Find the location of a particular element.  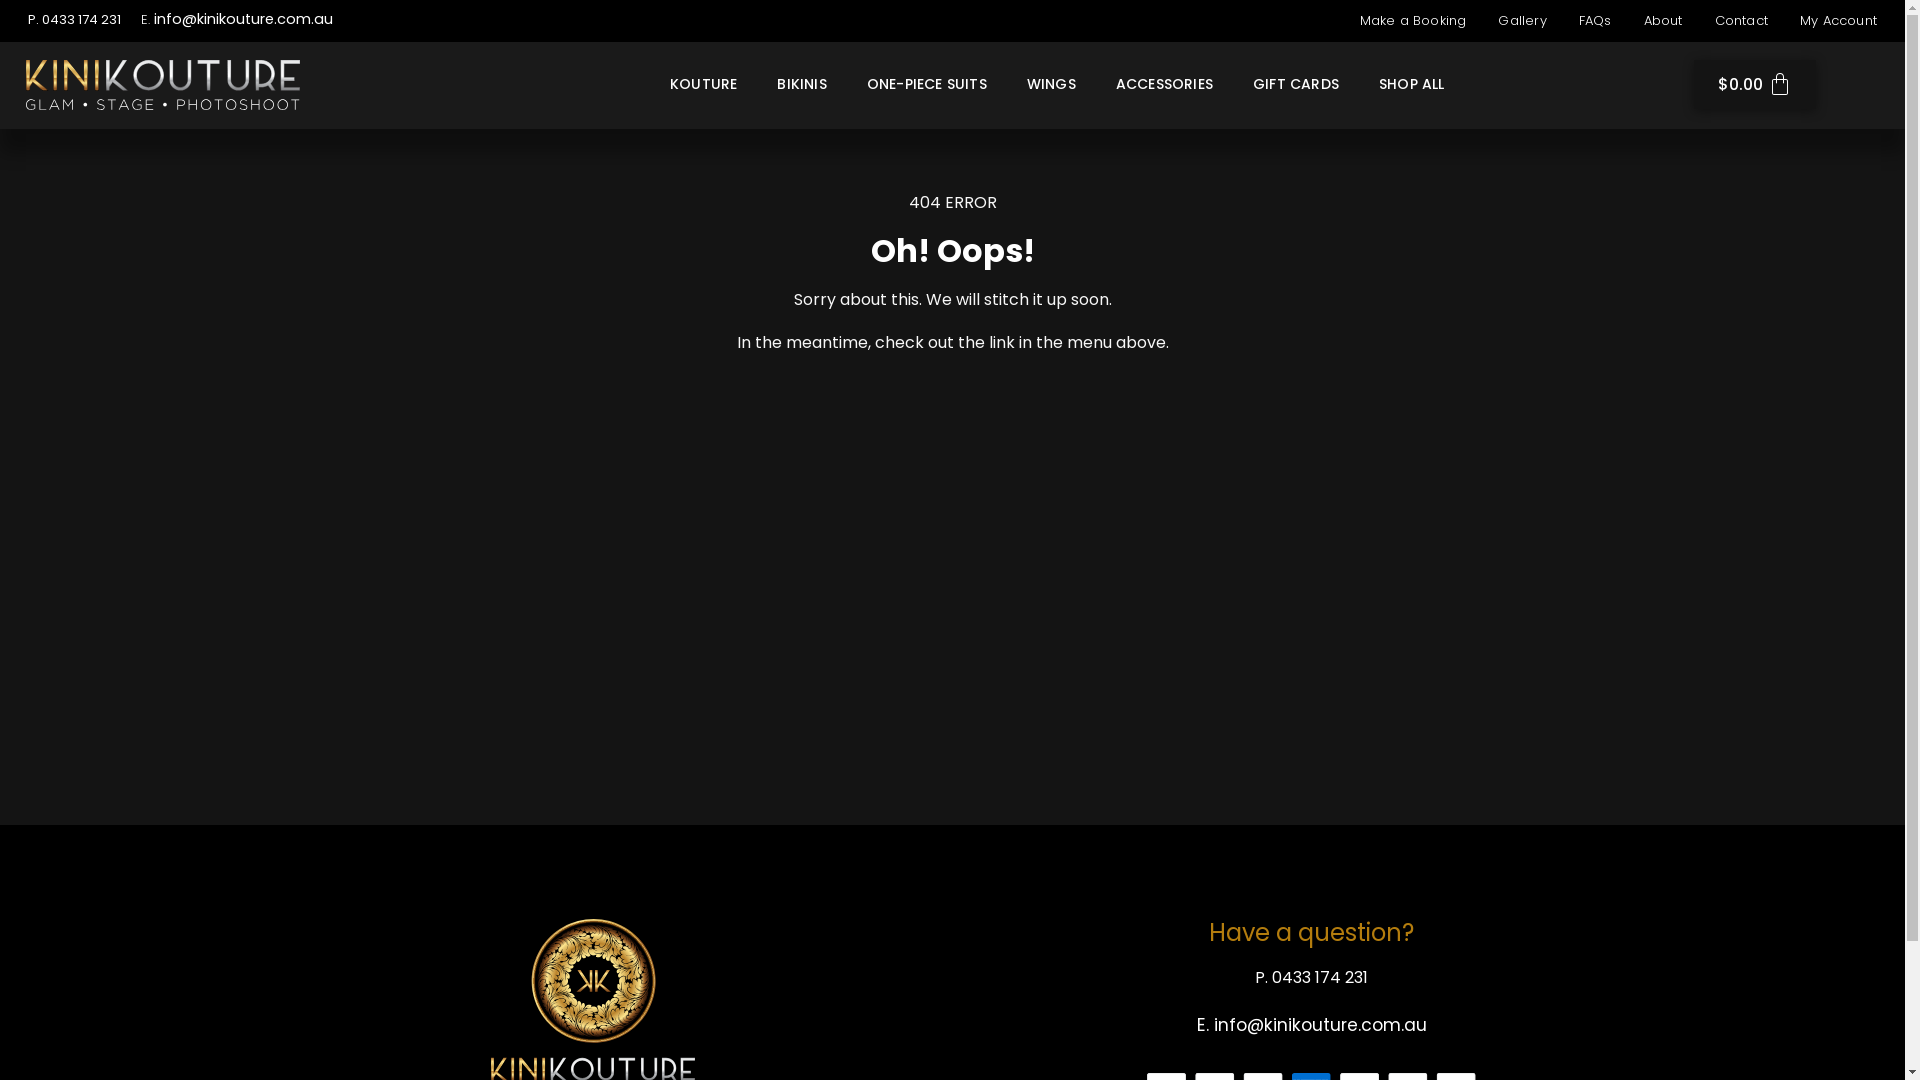

'info@kinikouture.com.au' is located at coordinates (242, 19).